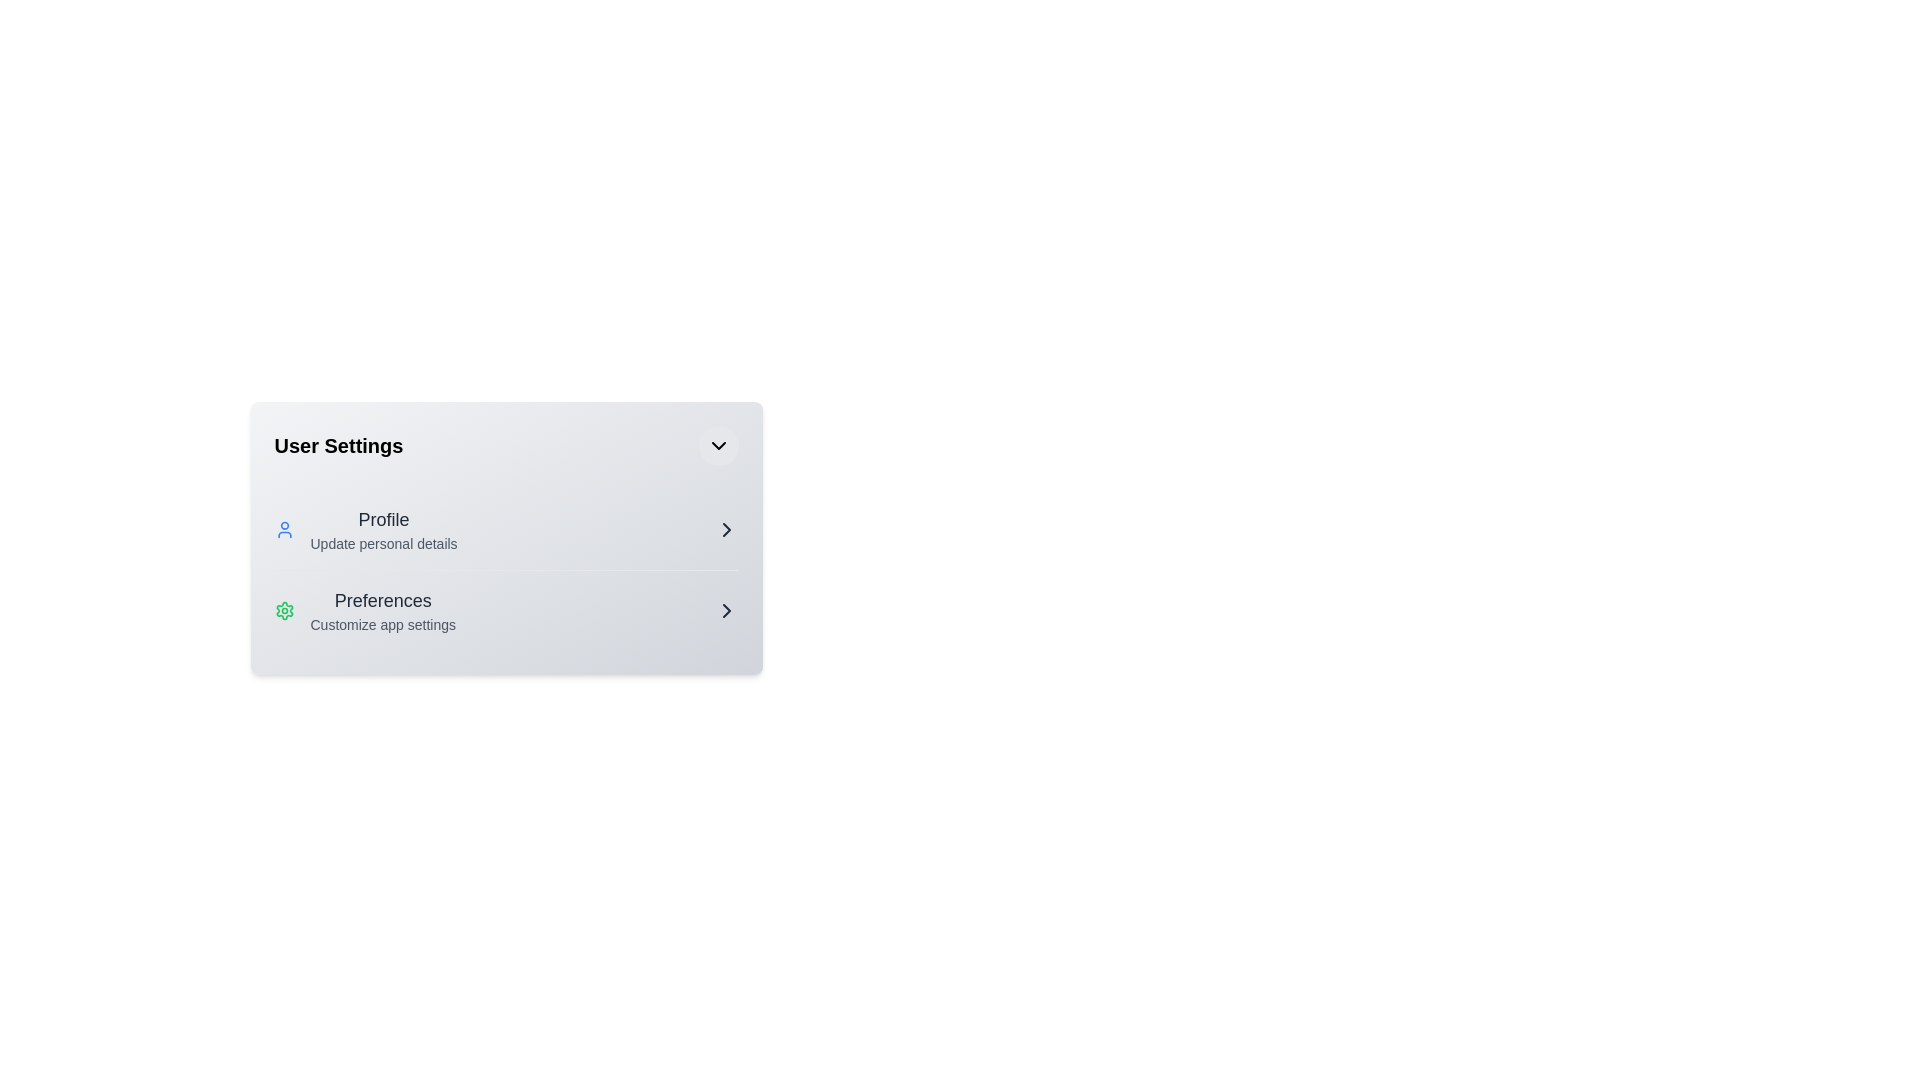 The image size is (1920, 1080). Describe the element at coordinates (506, 529) in the screenshot. I see `the first List item in the 'User Settings' menu` at that location.